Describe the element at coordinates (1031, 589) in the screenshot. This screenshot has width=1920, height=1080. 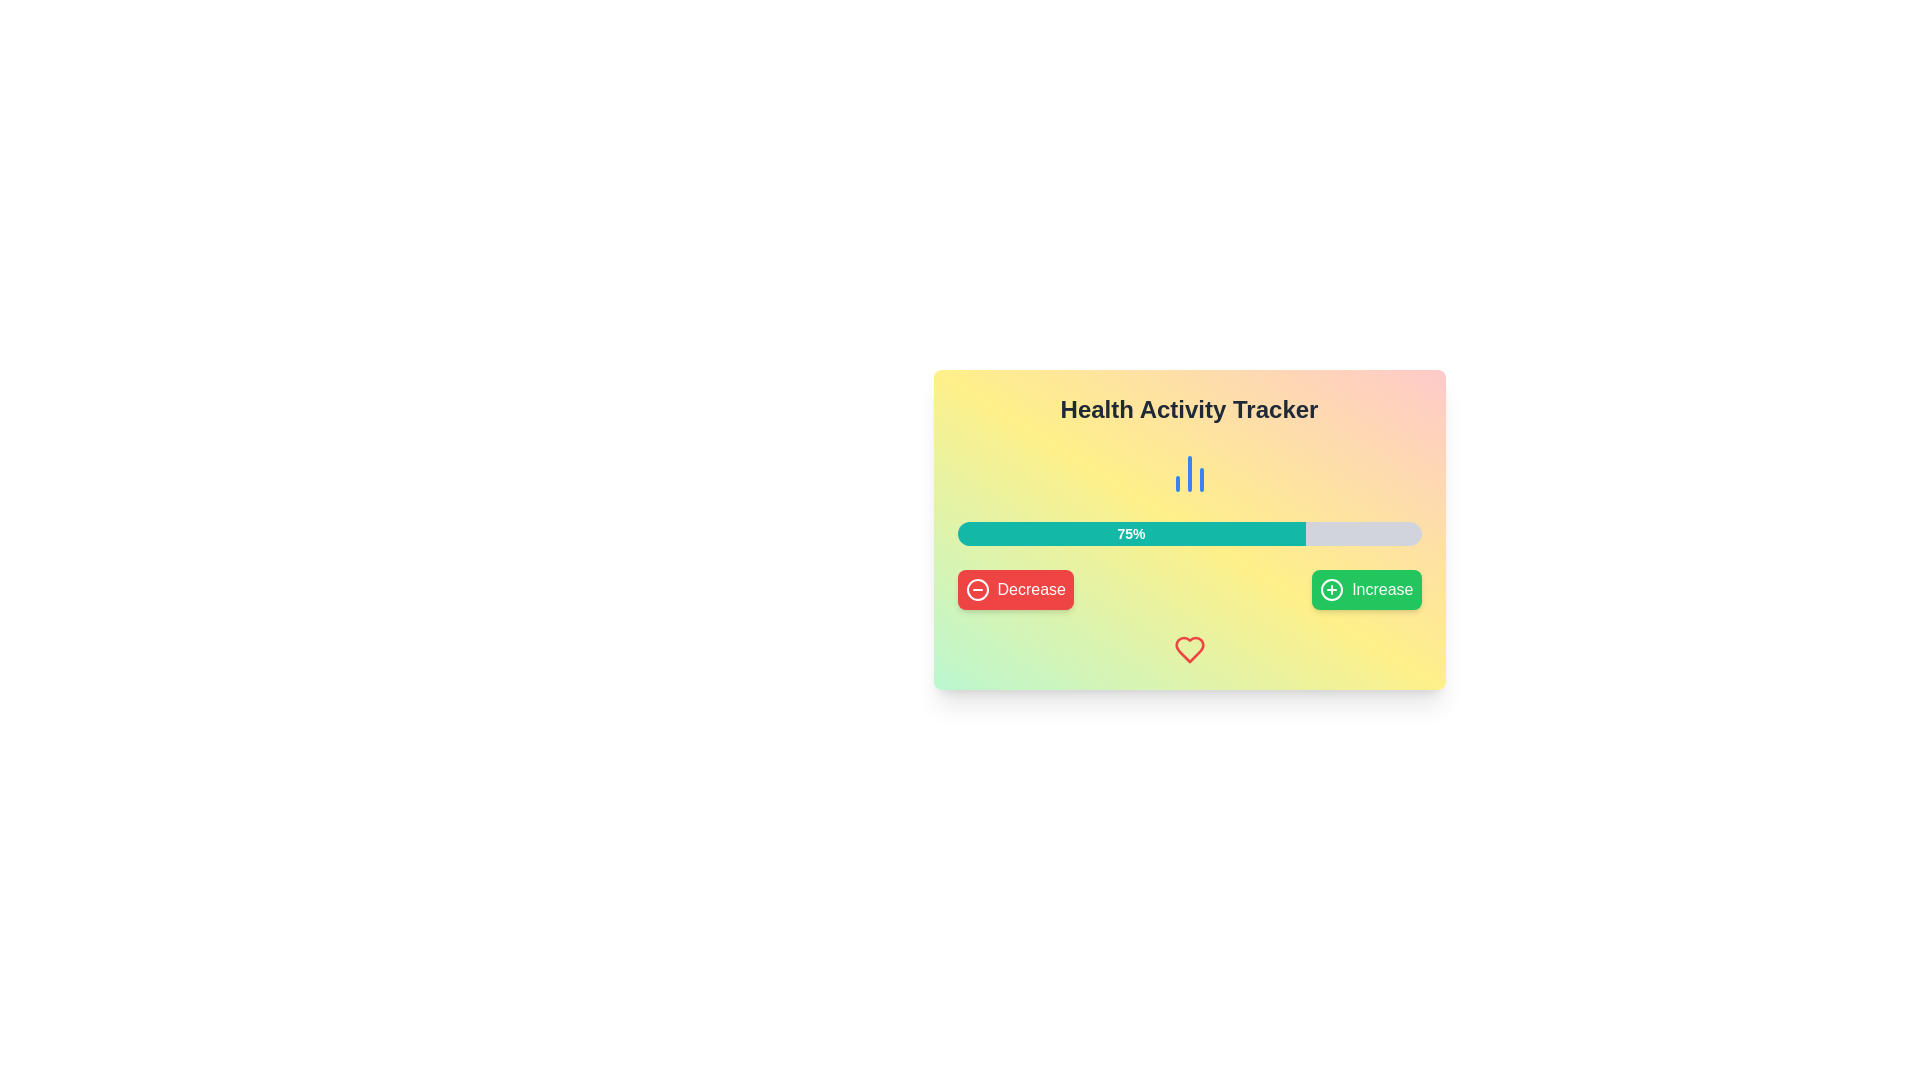
I see `the 'Decrease' text within the red button` at that location.